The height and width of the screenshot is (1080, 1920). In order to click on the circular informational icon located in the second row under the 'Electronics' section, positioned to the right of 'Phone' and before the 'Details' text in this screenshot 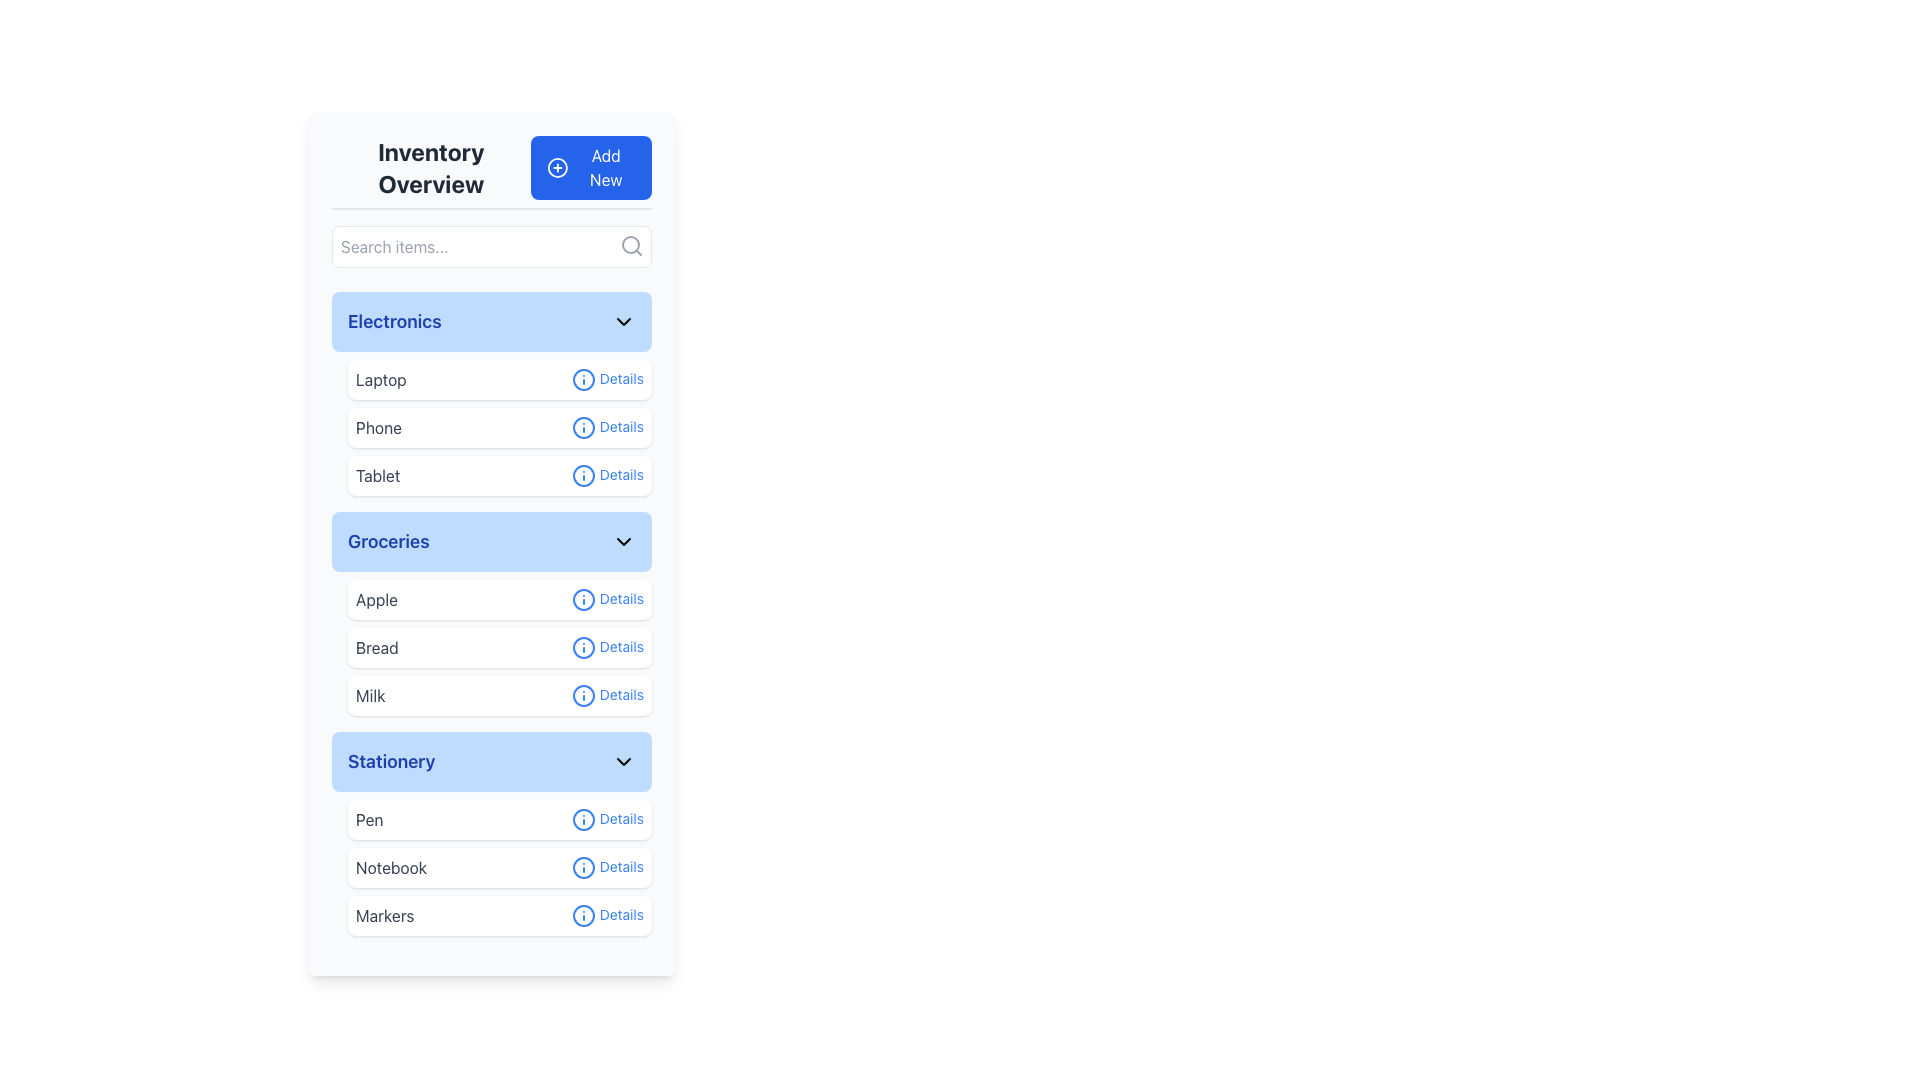, I will do `click(582, 427)`.